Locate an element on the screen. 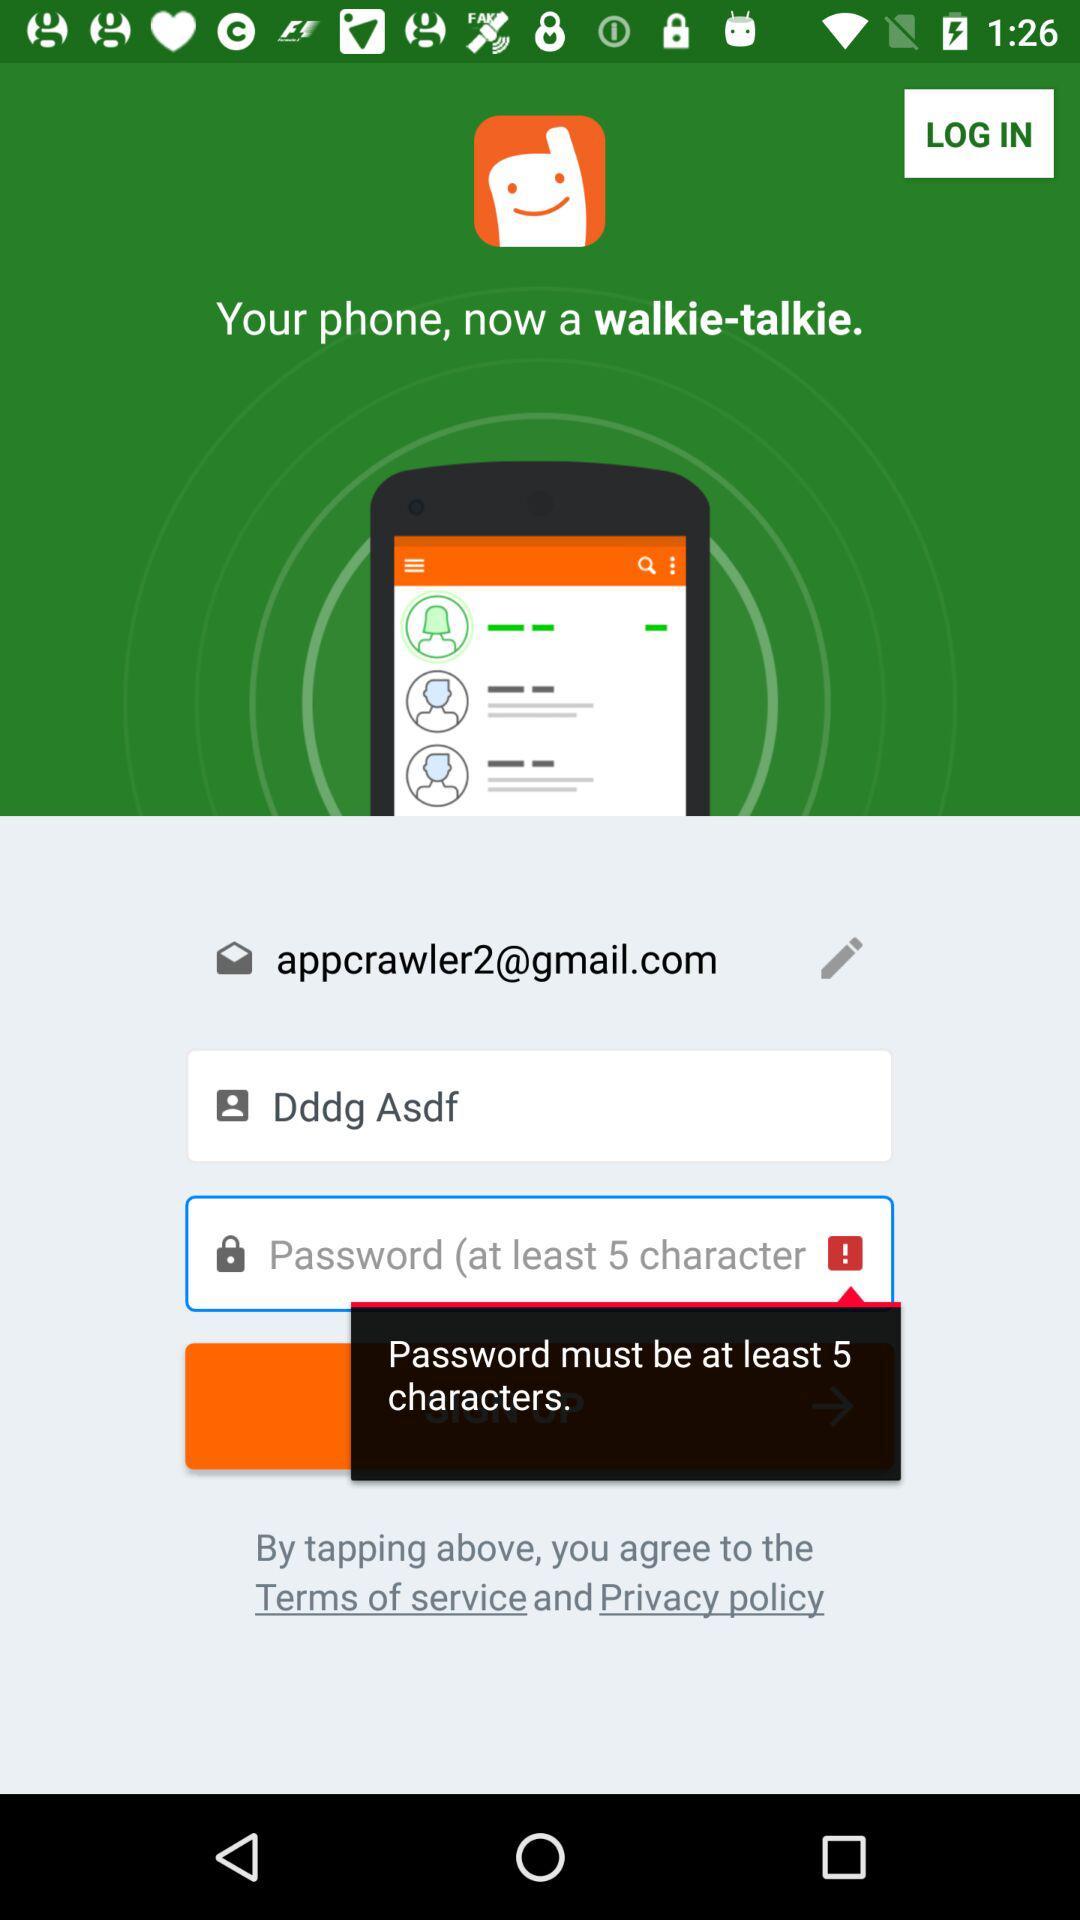 This screenshot has width=1080, height=1920. the dddg asdf is located at coordinates (538, 1104).